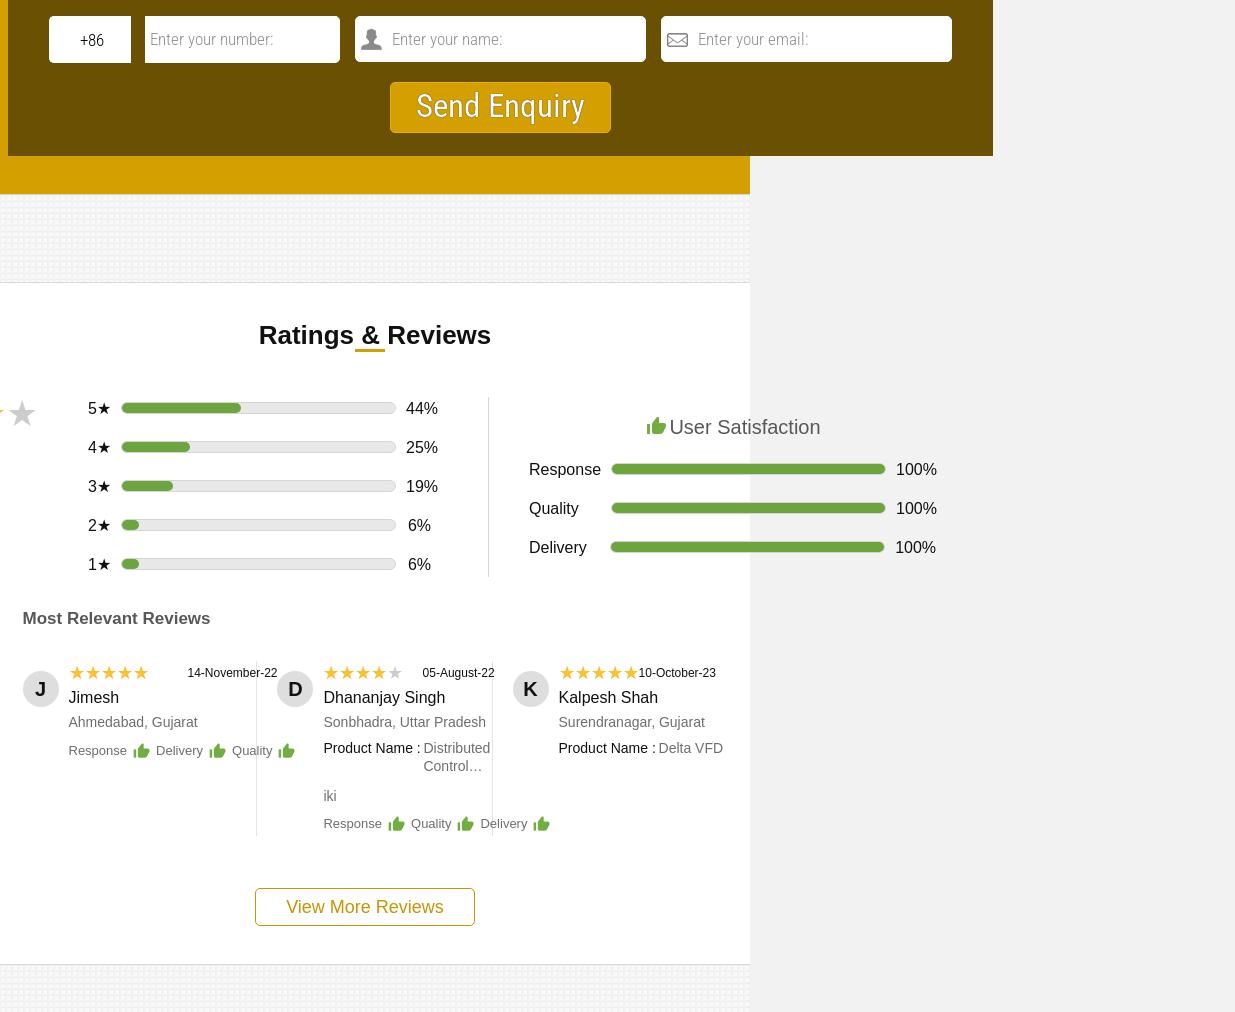 This screenshot has width=1235, height=1012. I want to click on 'Most Relevant Reviews', so click(114, 617).